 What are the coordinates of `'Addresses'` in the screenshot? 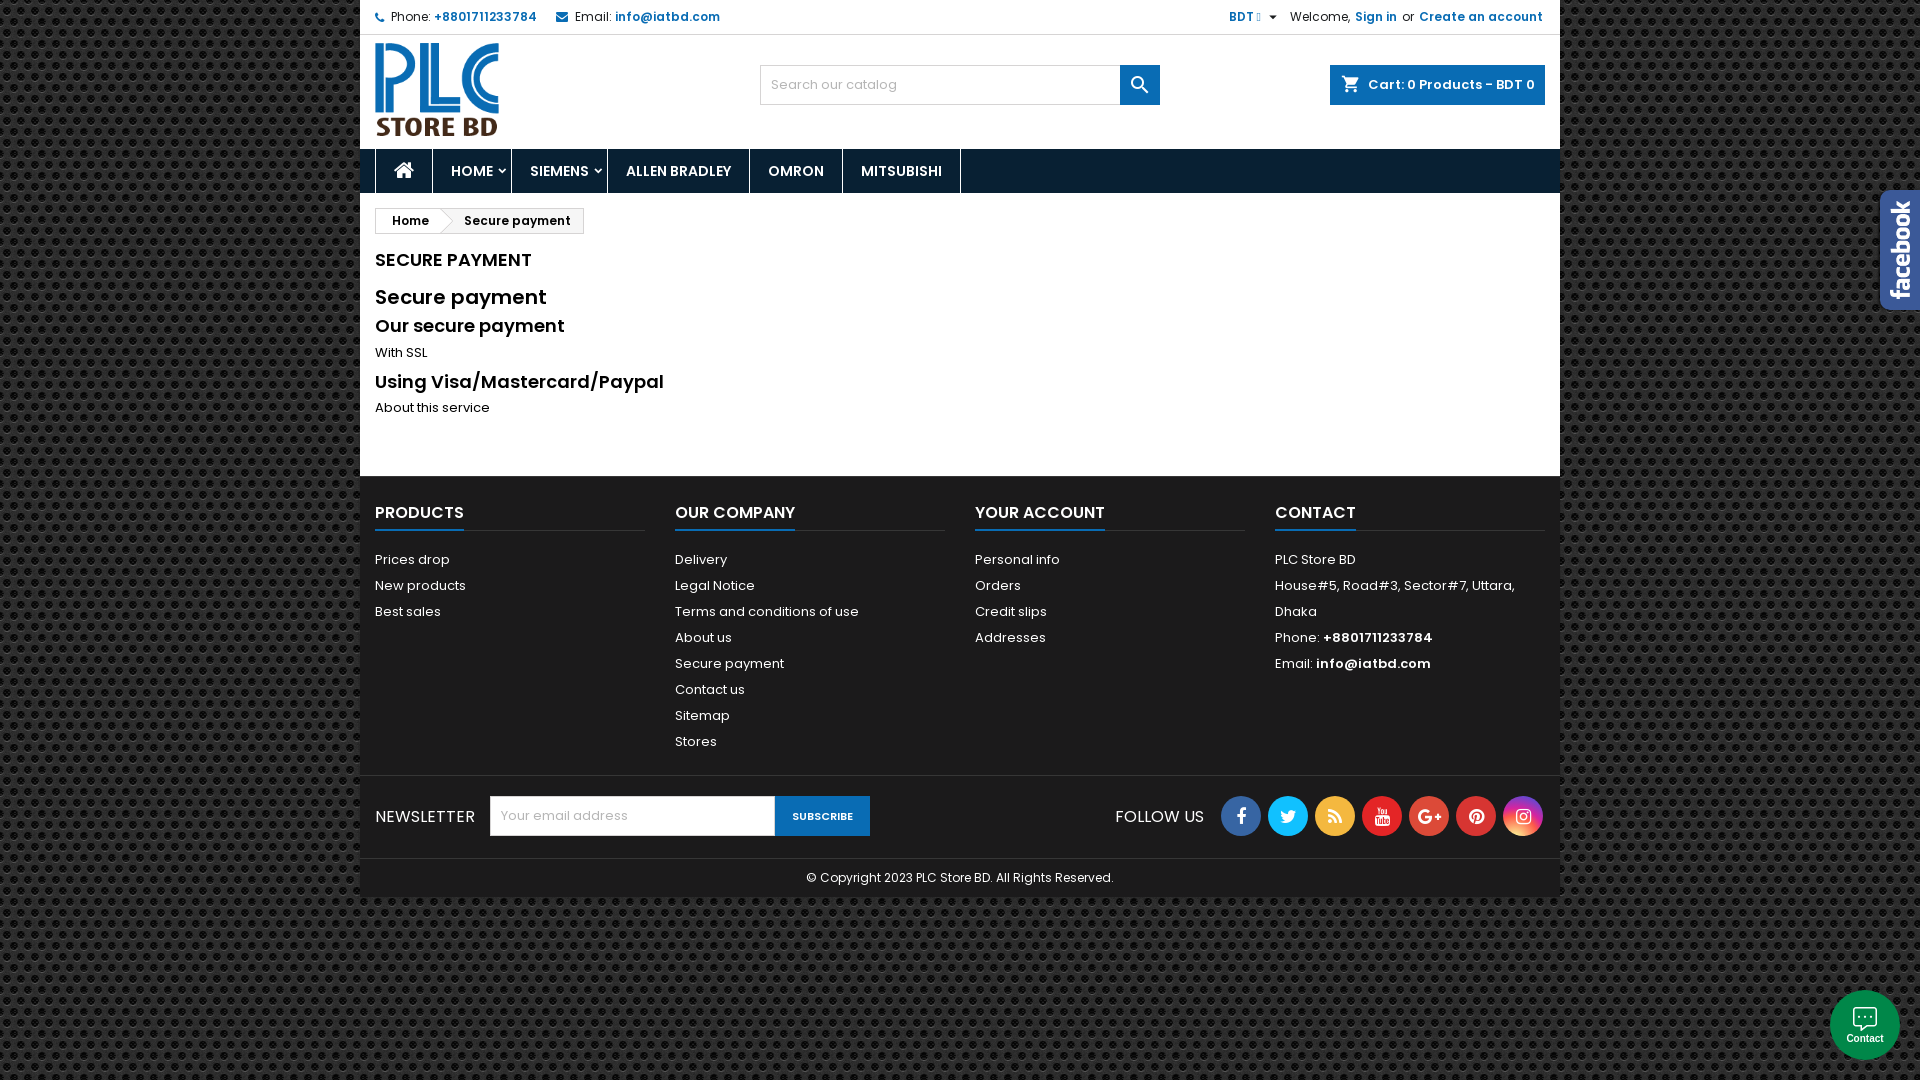 It's located at (1010, 637).